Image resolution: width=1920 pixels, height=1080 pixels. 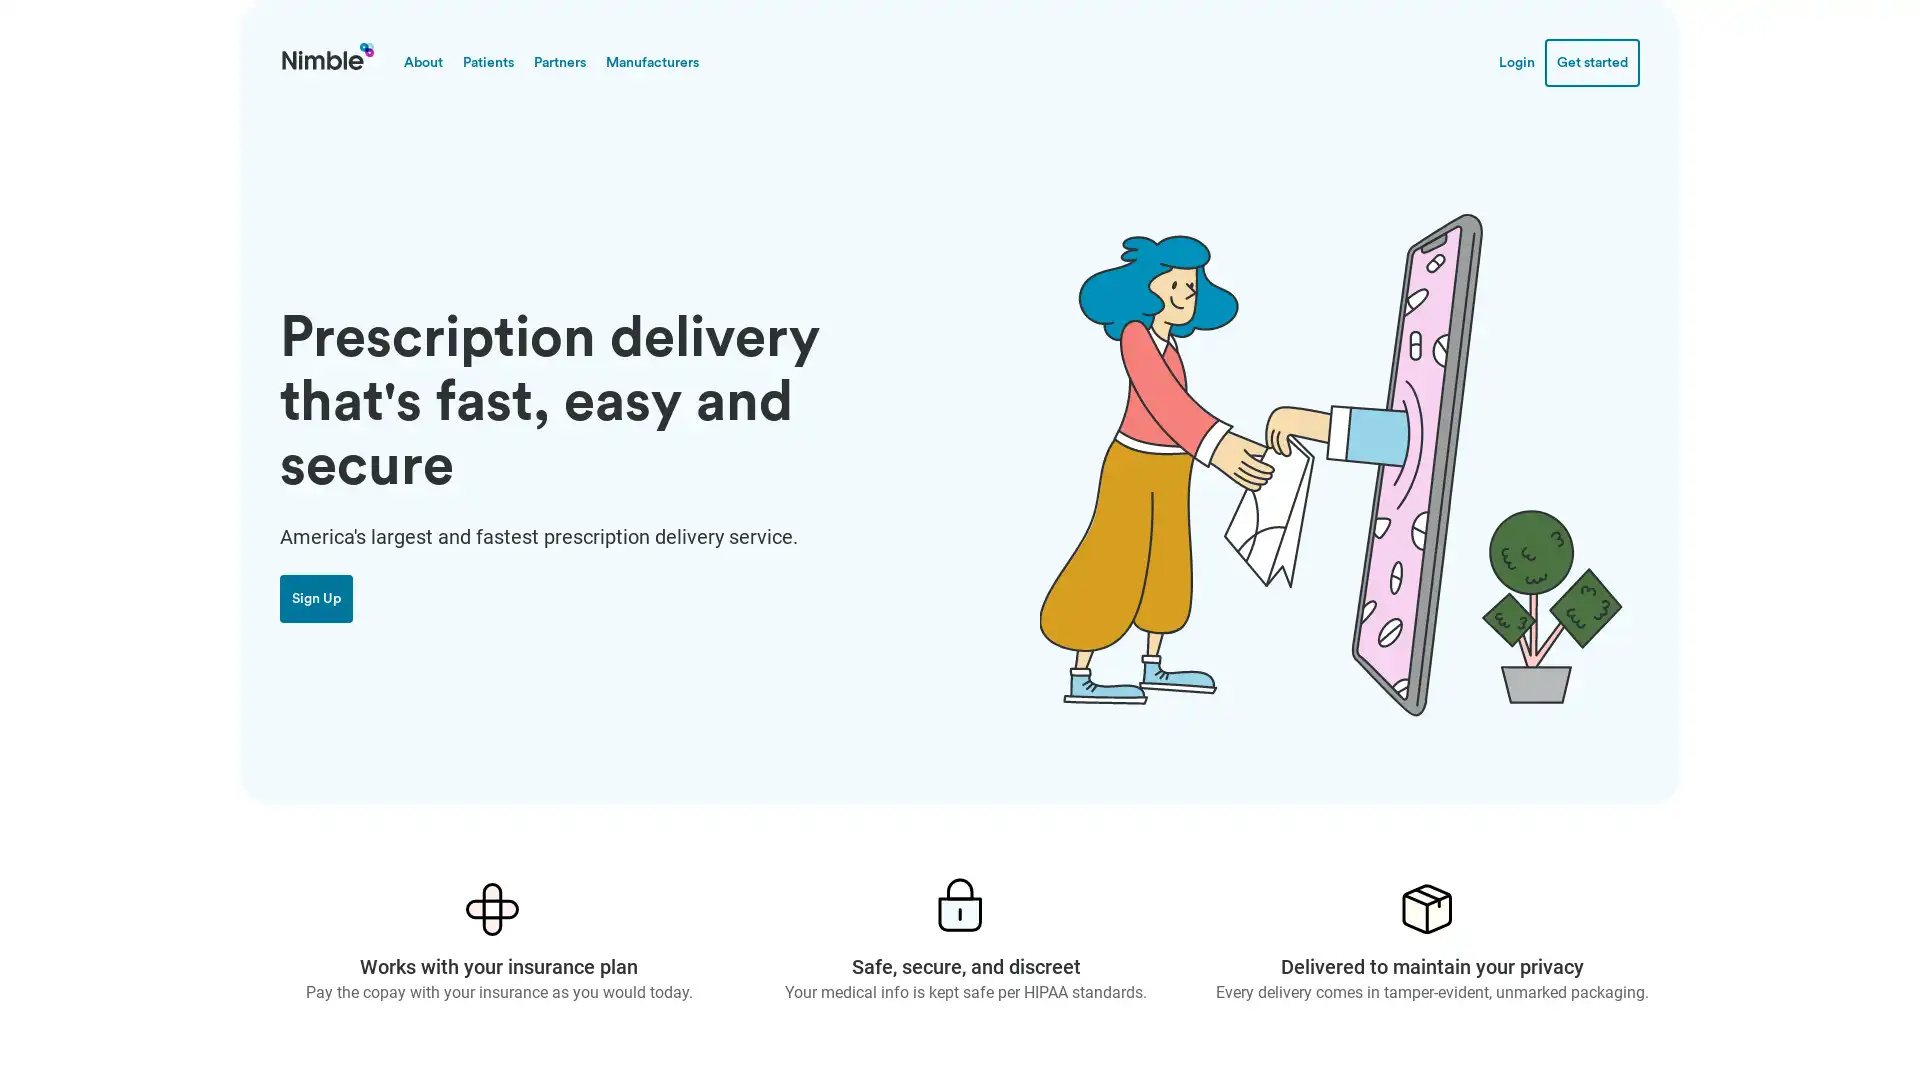 I want to click on Patients, so click(x=488, y=60).